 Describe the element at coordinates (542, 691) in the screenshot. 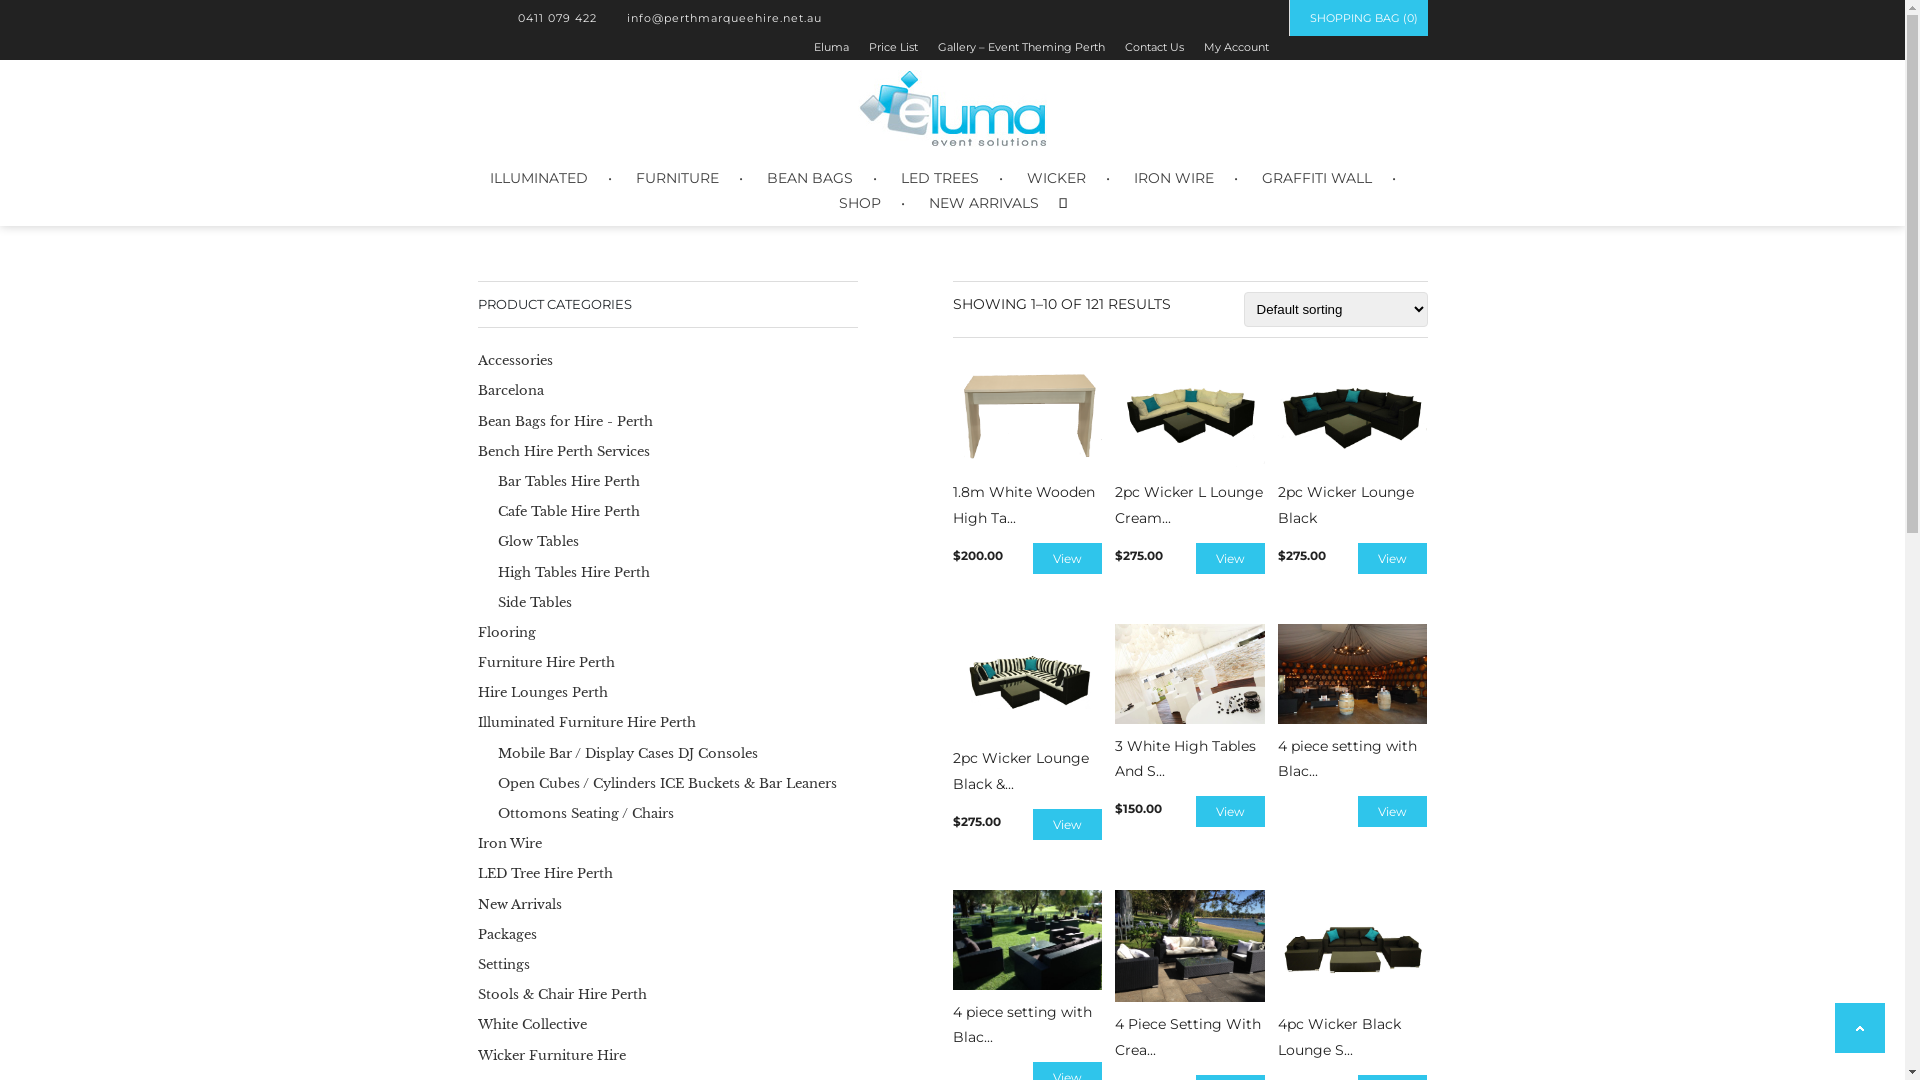

I see `'Hire Lounges Perth'` at that location.